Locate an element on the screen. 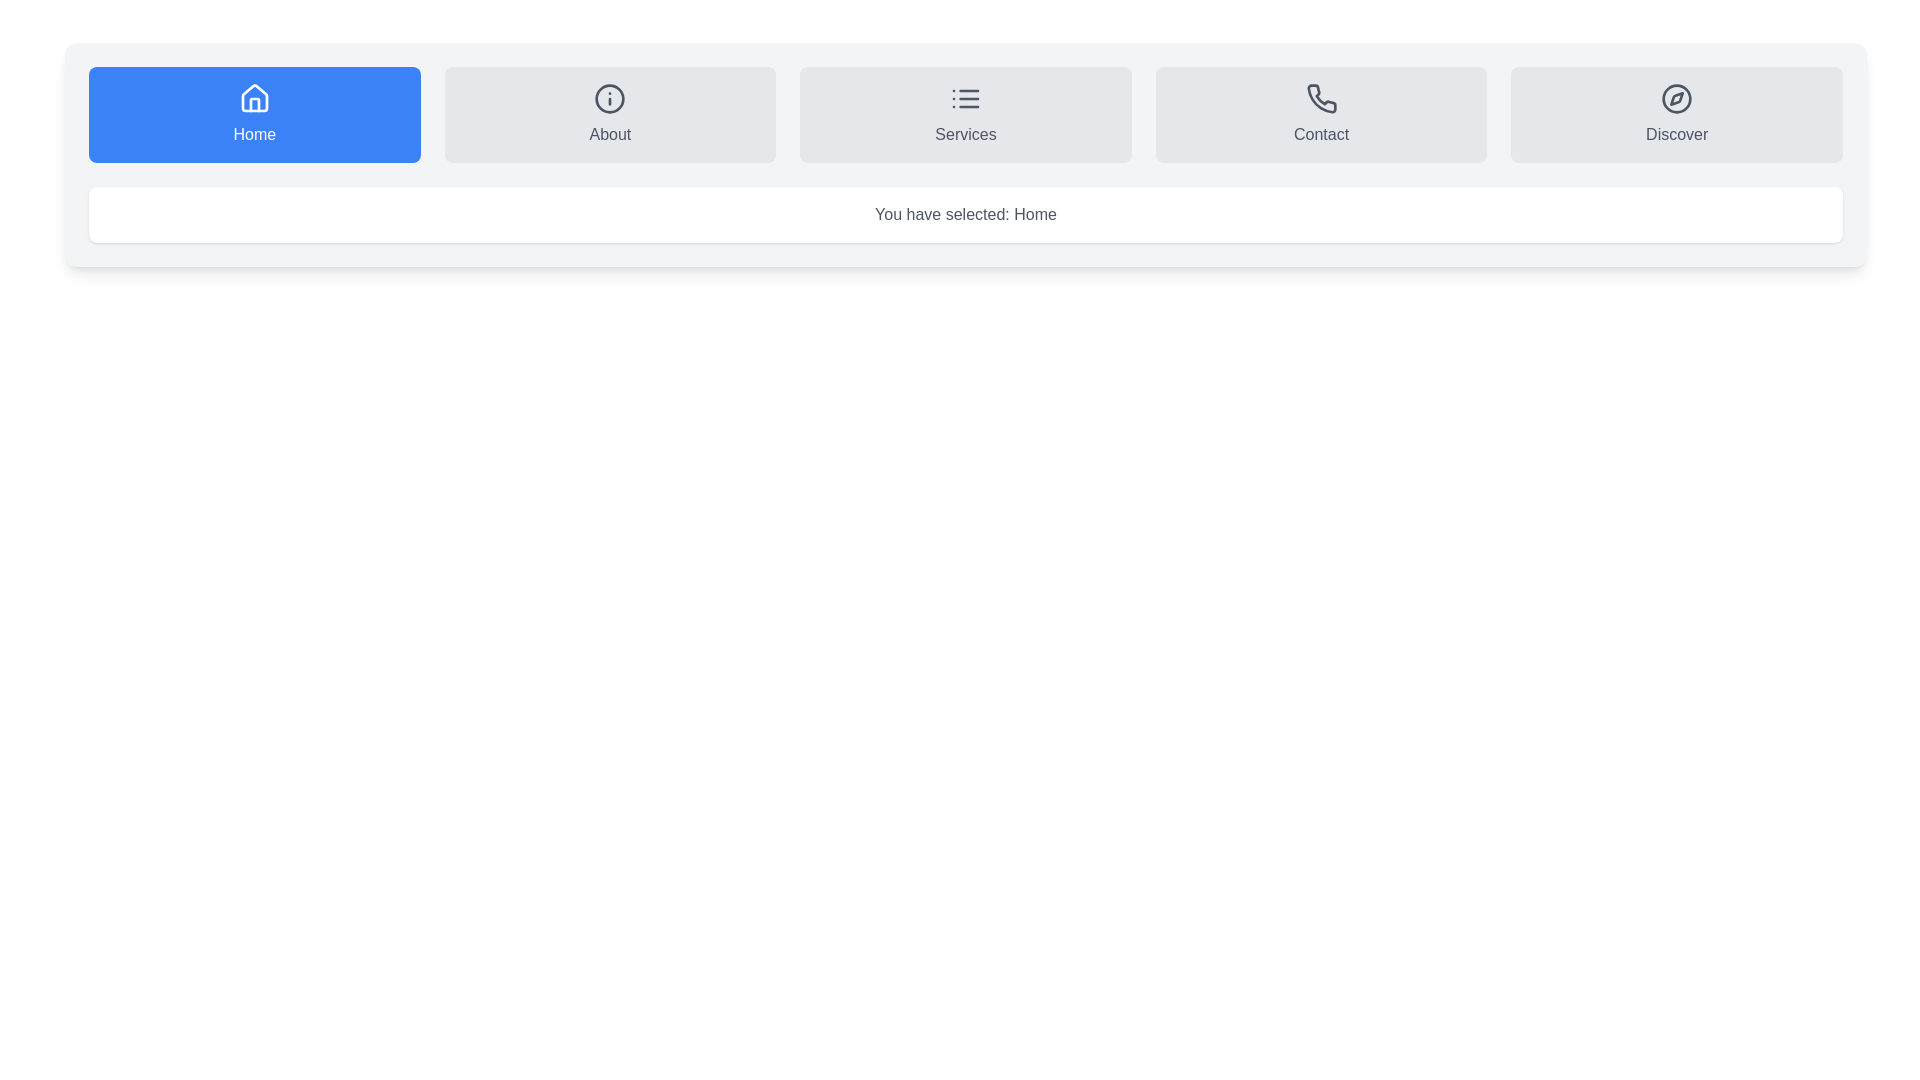  the 'Discover' icon located in the top navigation bar on the rightmost side of the interface is located at coordinates (1677, 99).